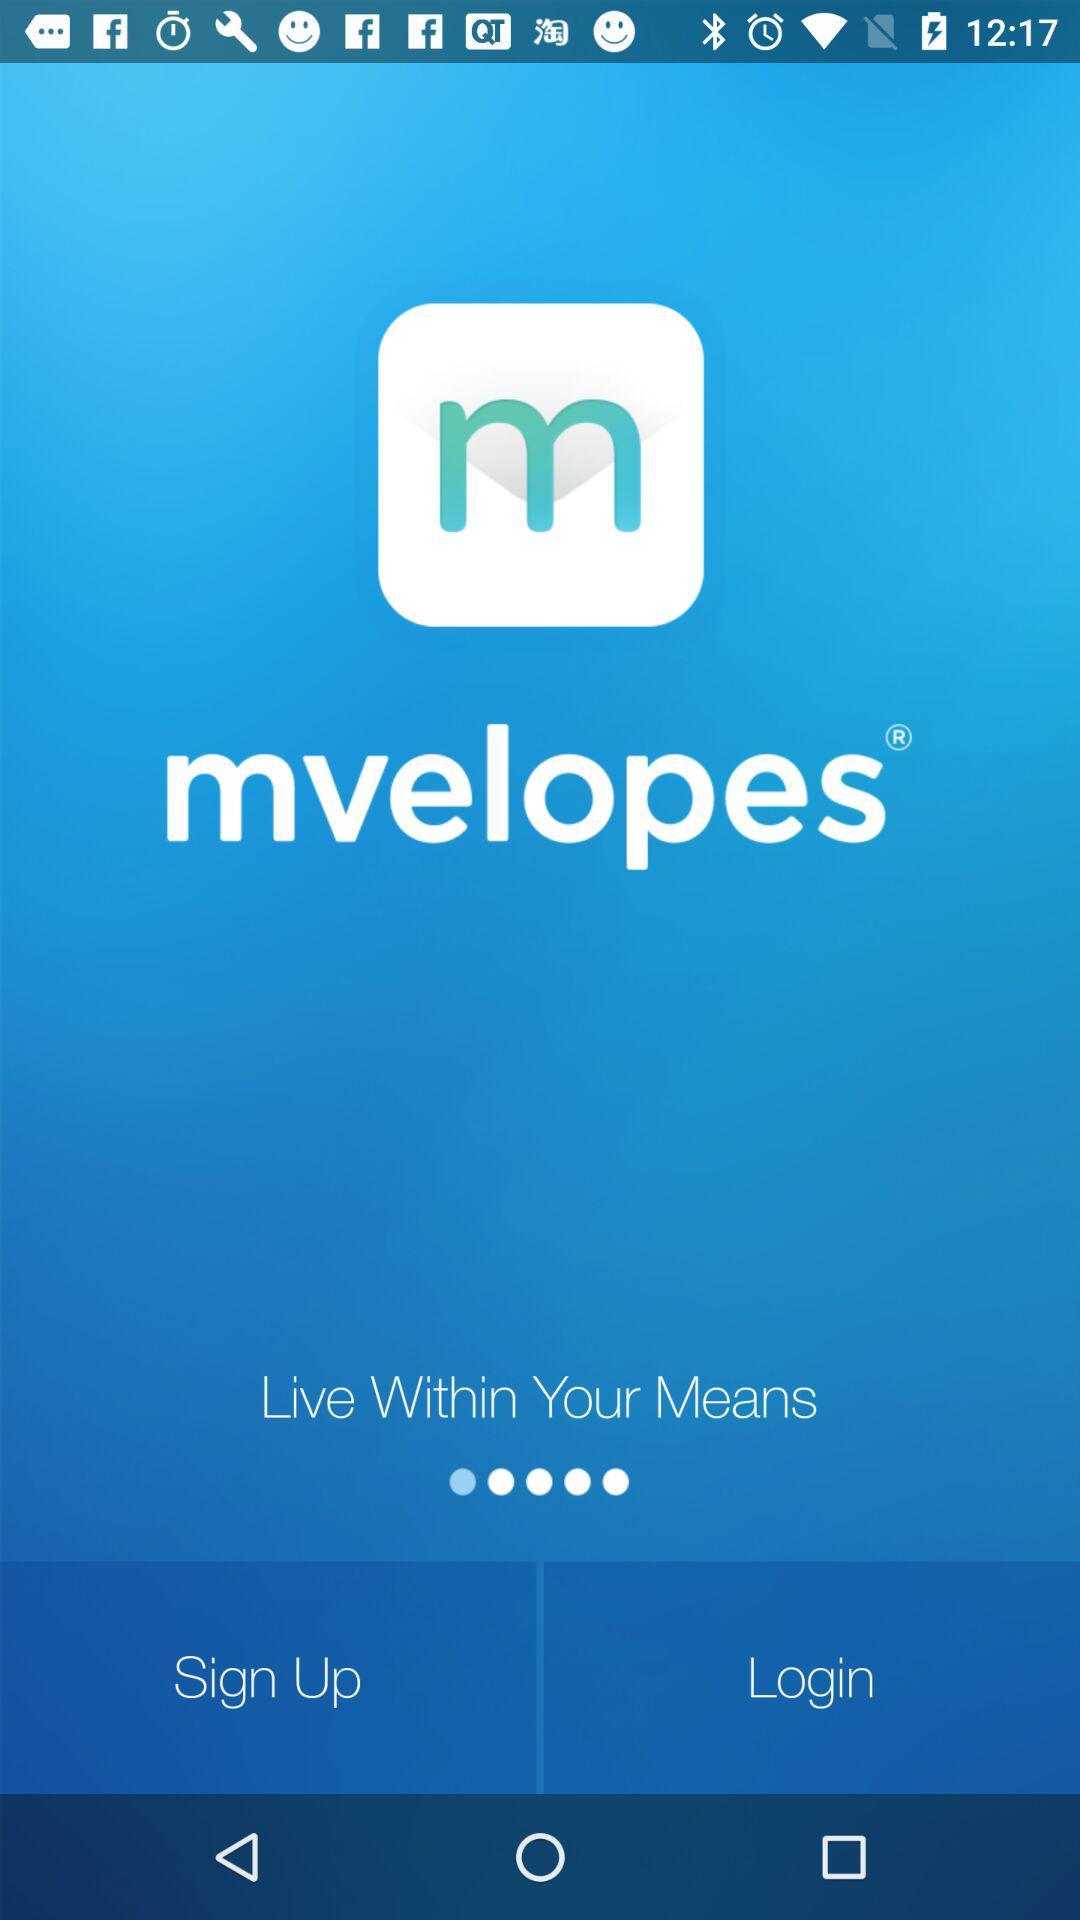 Image resolution: width=1080 pixels, height=1920 pixels. Describe the element at coordinates (267, 1677) in the screenshot. I see `sign up item` at that location.